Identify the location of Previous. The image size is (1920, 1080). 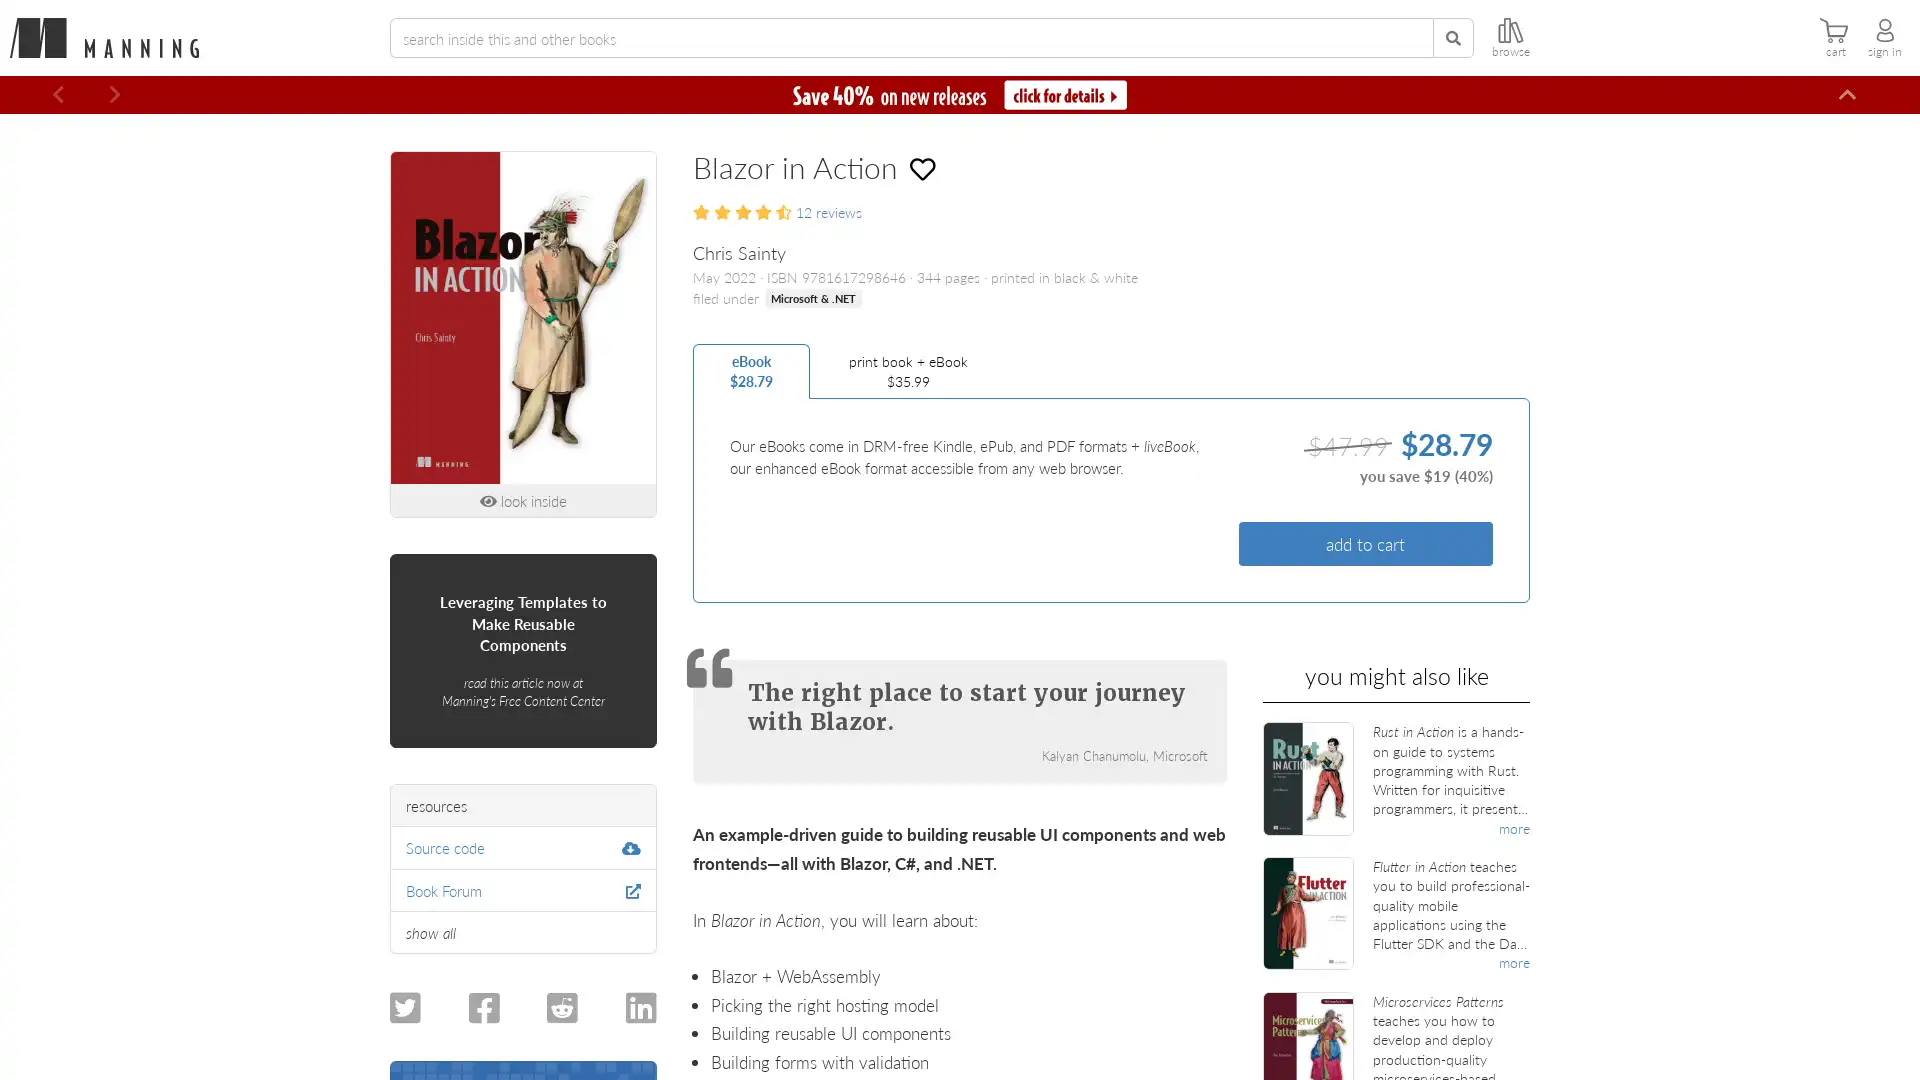
(58, 95).